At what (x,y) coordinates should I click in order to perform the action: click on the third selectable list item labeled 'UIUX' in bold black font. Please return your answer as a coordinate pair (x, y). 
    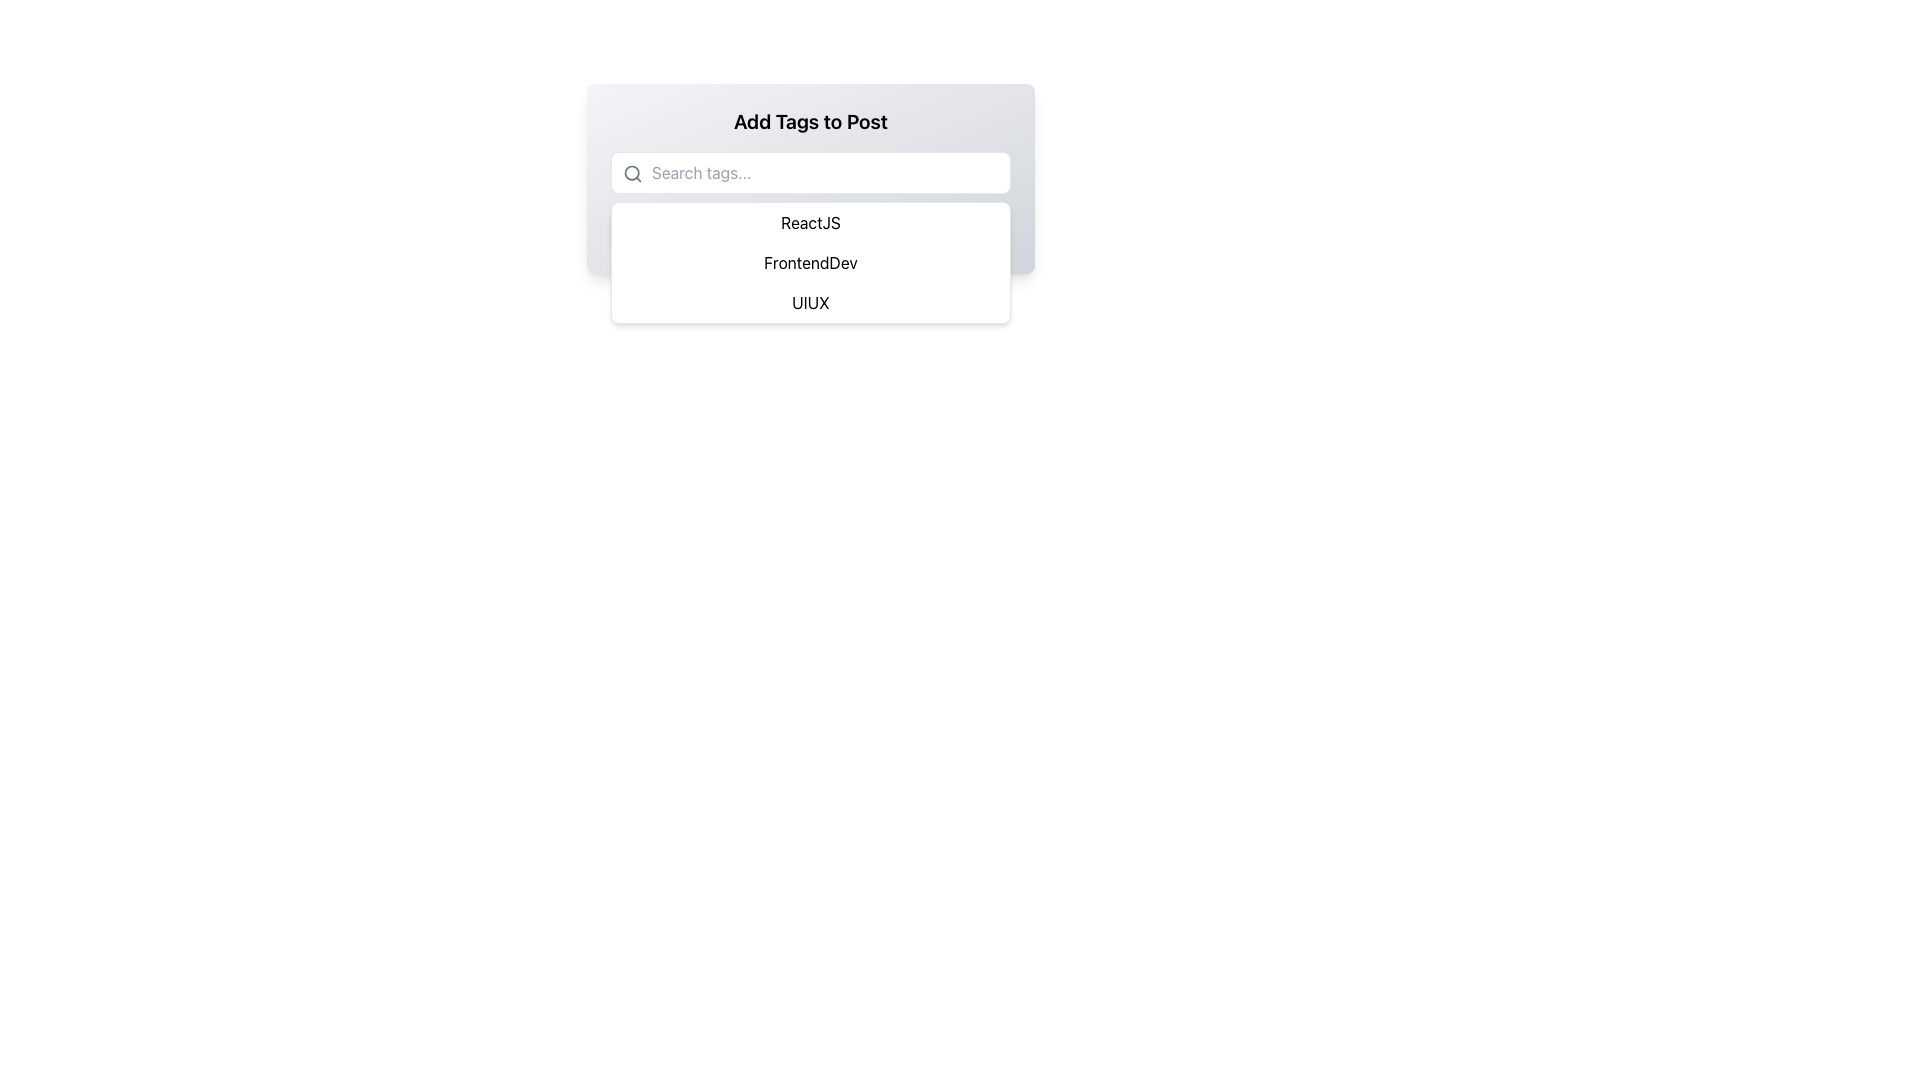
    Looking at the image, I should click on (811, 303).